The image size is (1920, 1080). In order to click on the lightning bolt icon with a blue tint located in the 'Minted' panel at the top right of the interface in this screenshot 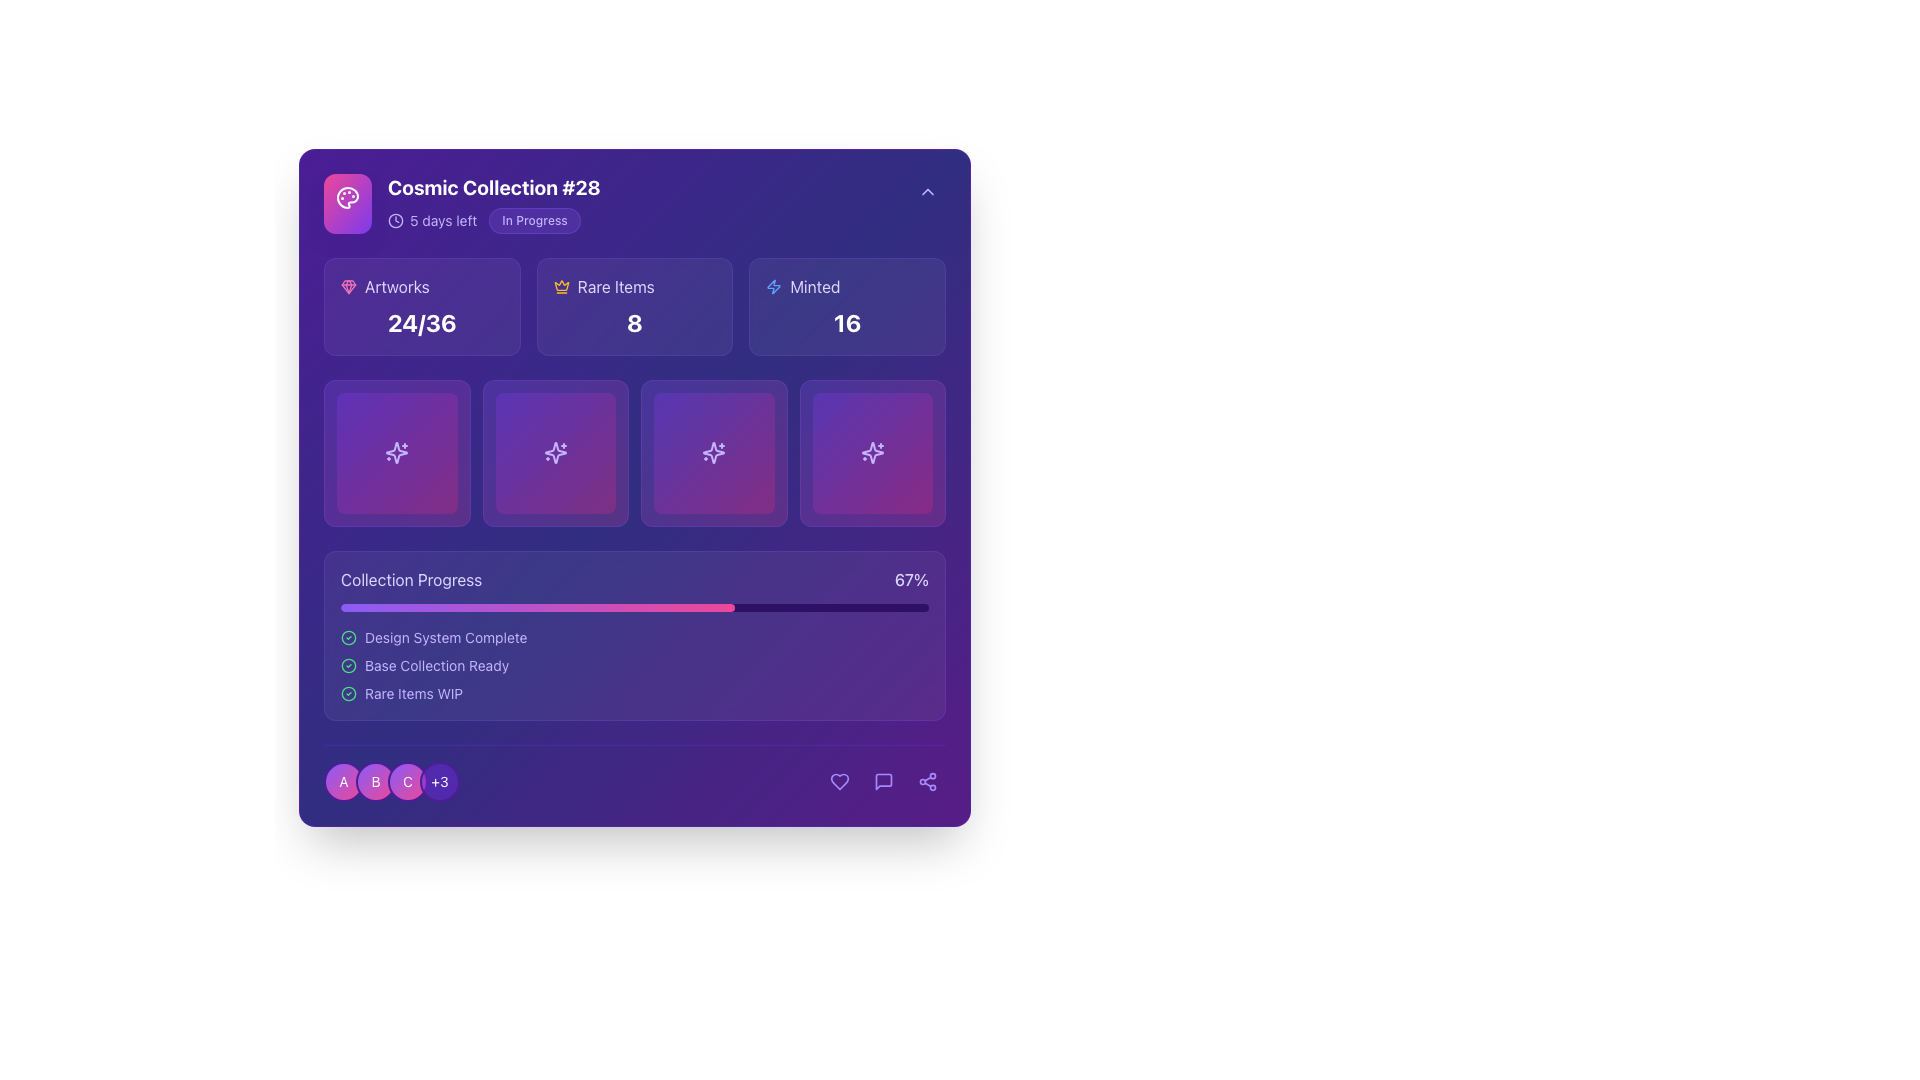, I will do `click(773, 286)`.